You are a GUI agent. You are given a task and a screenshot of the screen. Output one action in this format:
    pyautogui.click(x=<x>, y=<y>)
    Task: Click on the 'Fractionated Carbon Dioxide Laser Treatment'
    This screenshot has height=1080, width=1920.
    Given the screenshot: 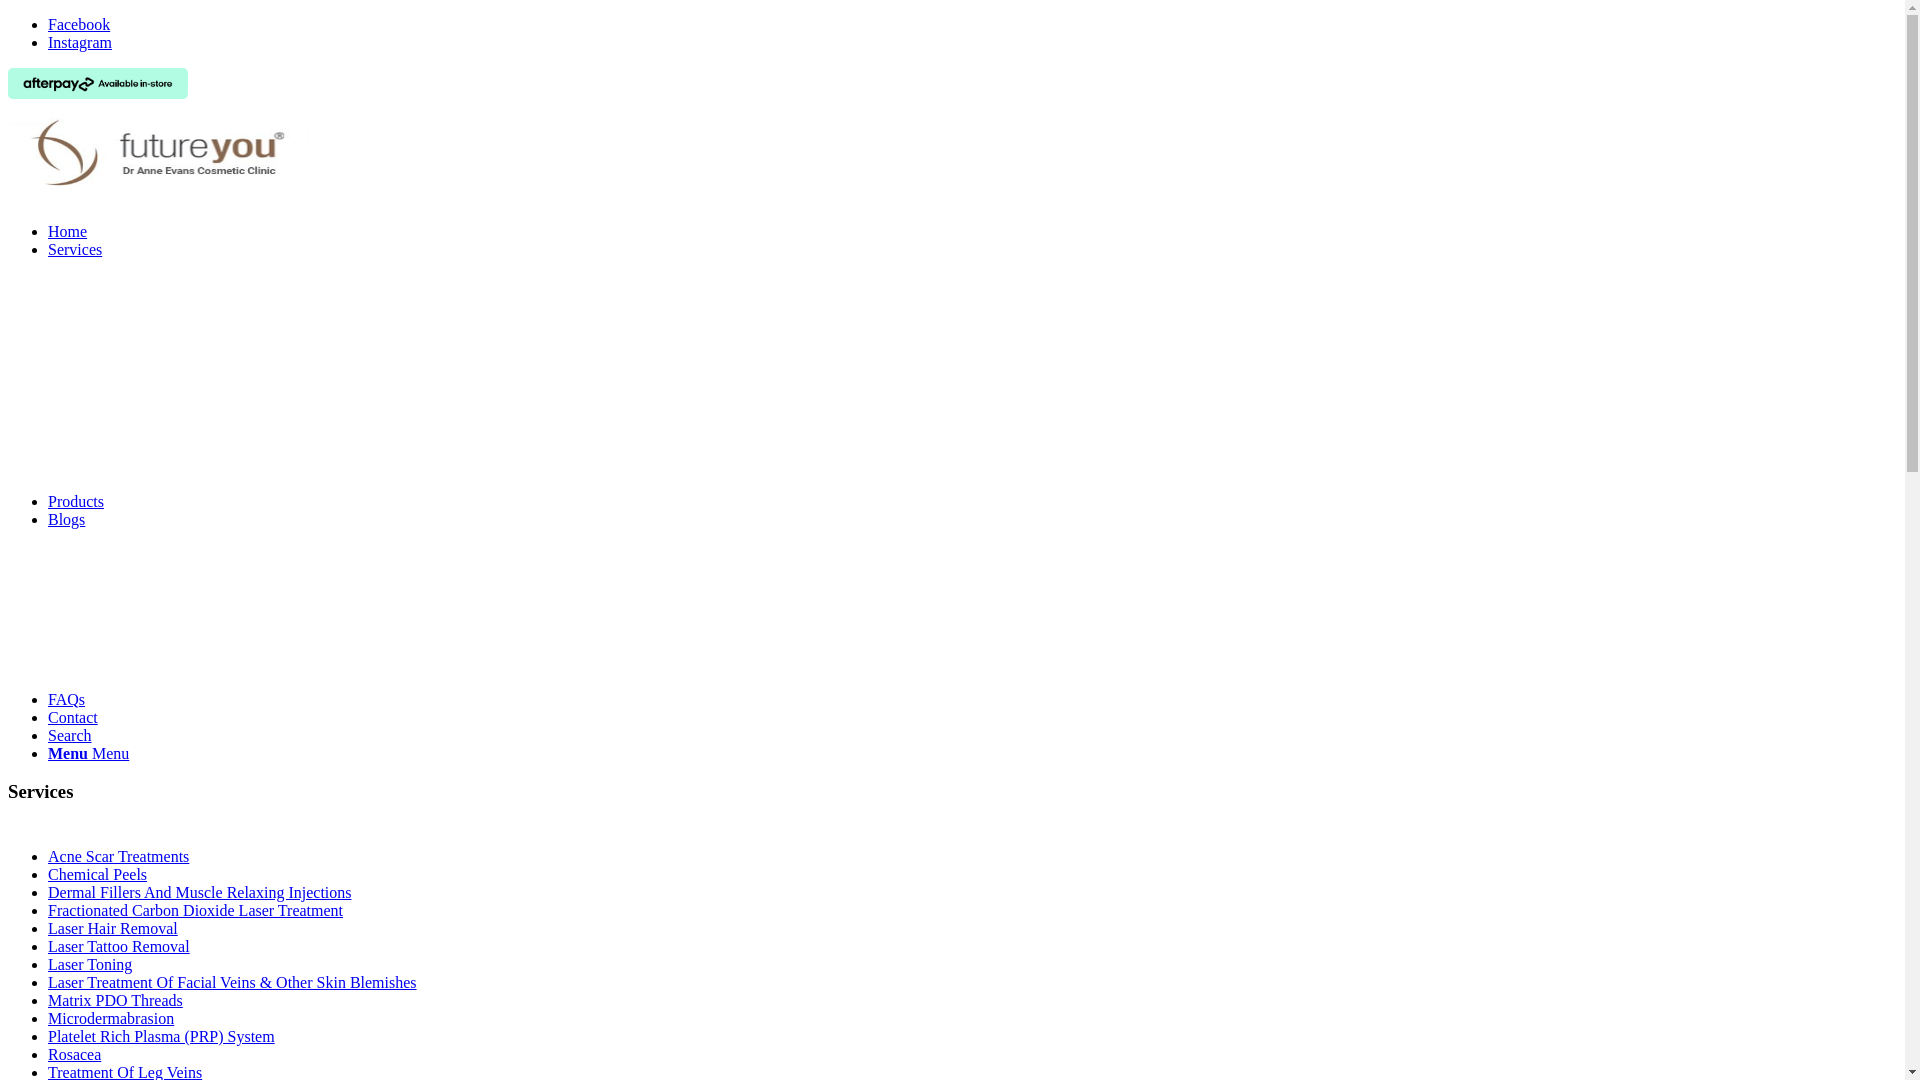 What is the action you would take?
    pyautogui.click(x=195, y=910)
    